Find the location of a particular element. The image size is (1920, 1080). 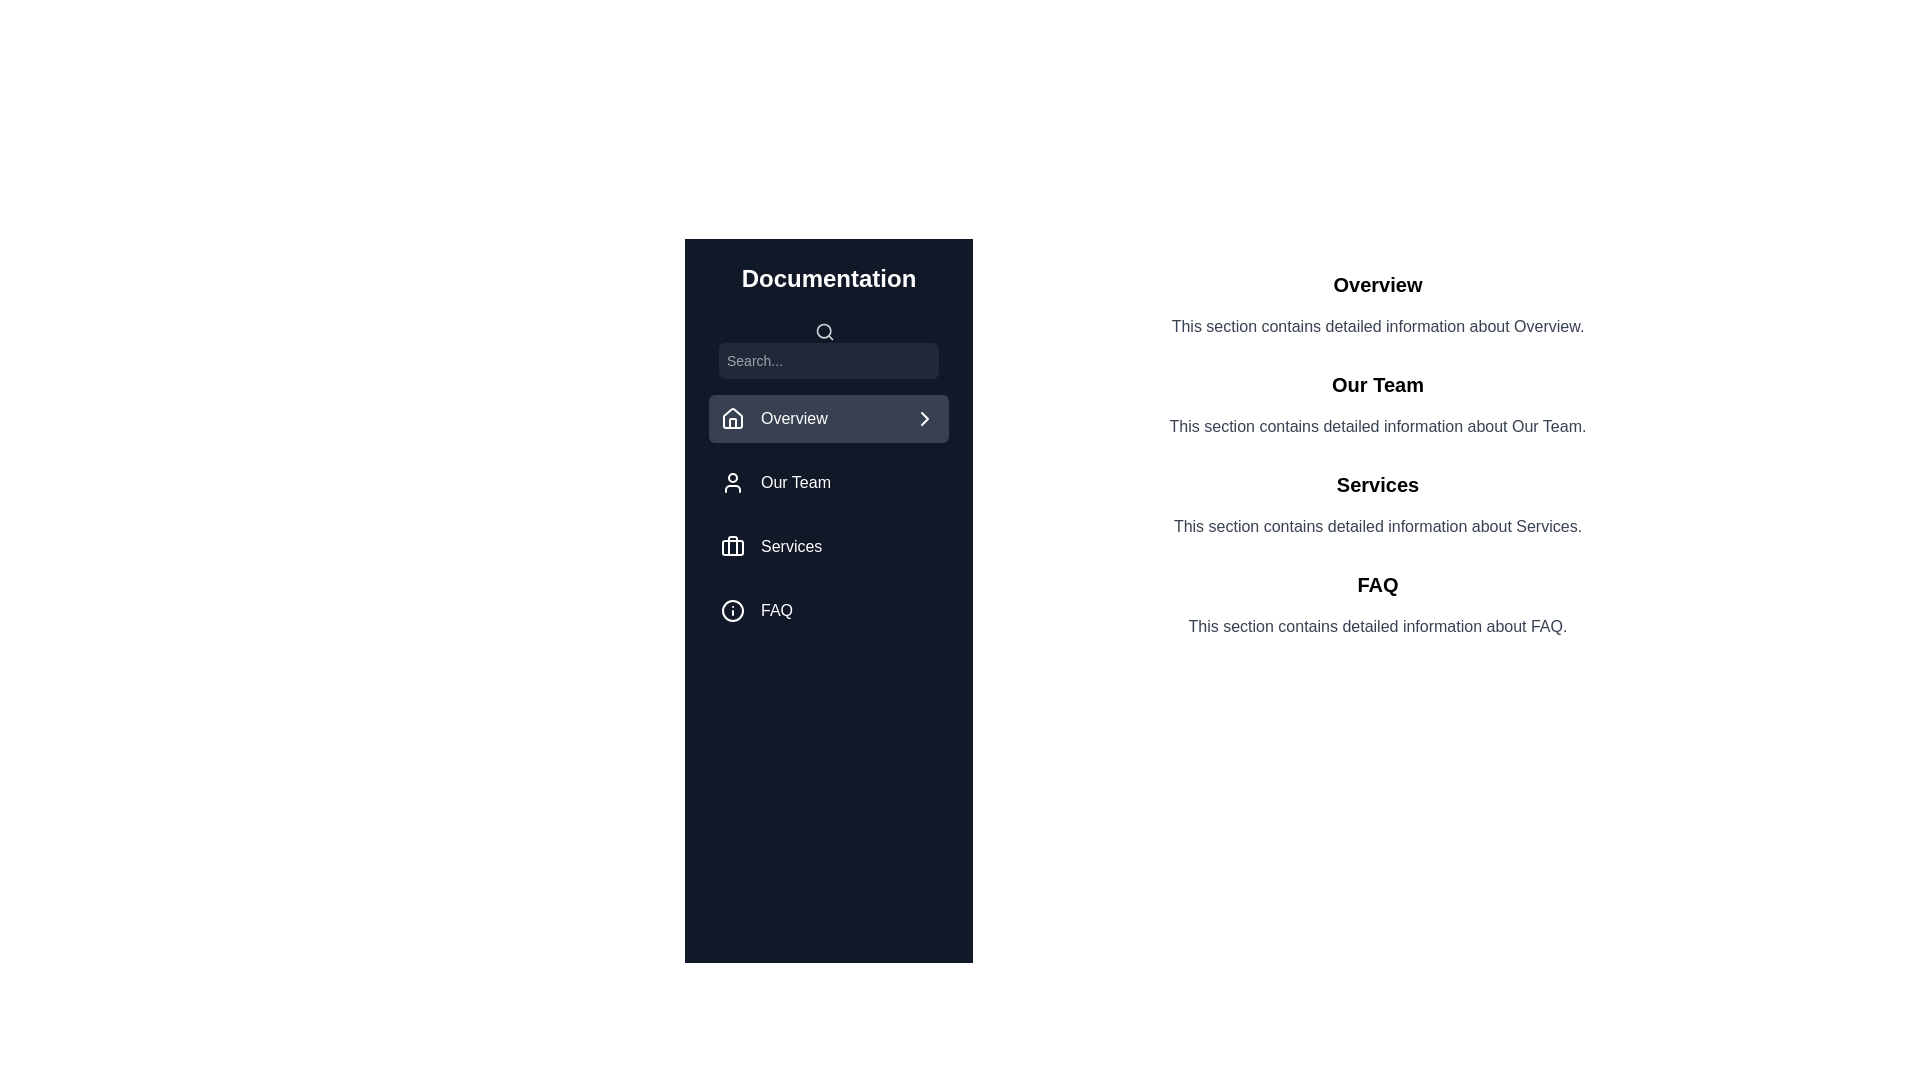

the Vector-based Icon (Arrow/Chevron) adjacent to the 'Overview' menu item, indicating its expandable or clickable action is located at coordinates (924, 418).